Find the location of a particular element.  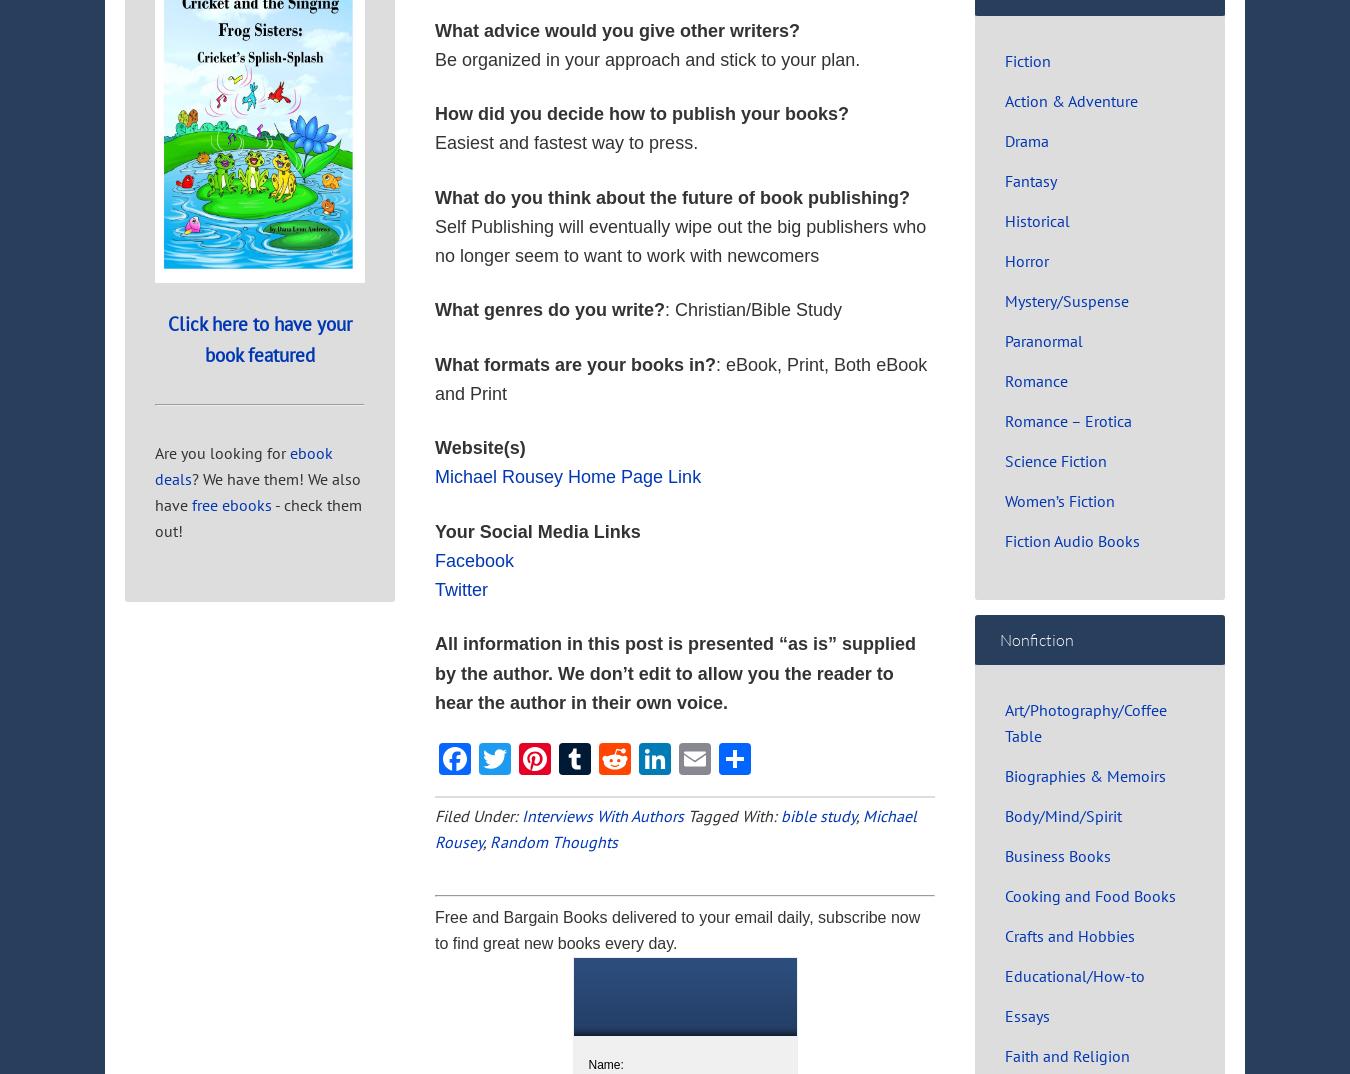

'bible study' is located at coordinates (818, 816).